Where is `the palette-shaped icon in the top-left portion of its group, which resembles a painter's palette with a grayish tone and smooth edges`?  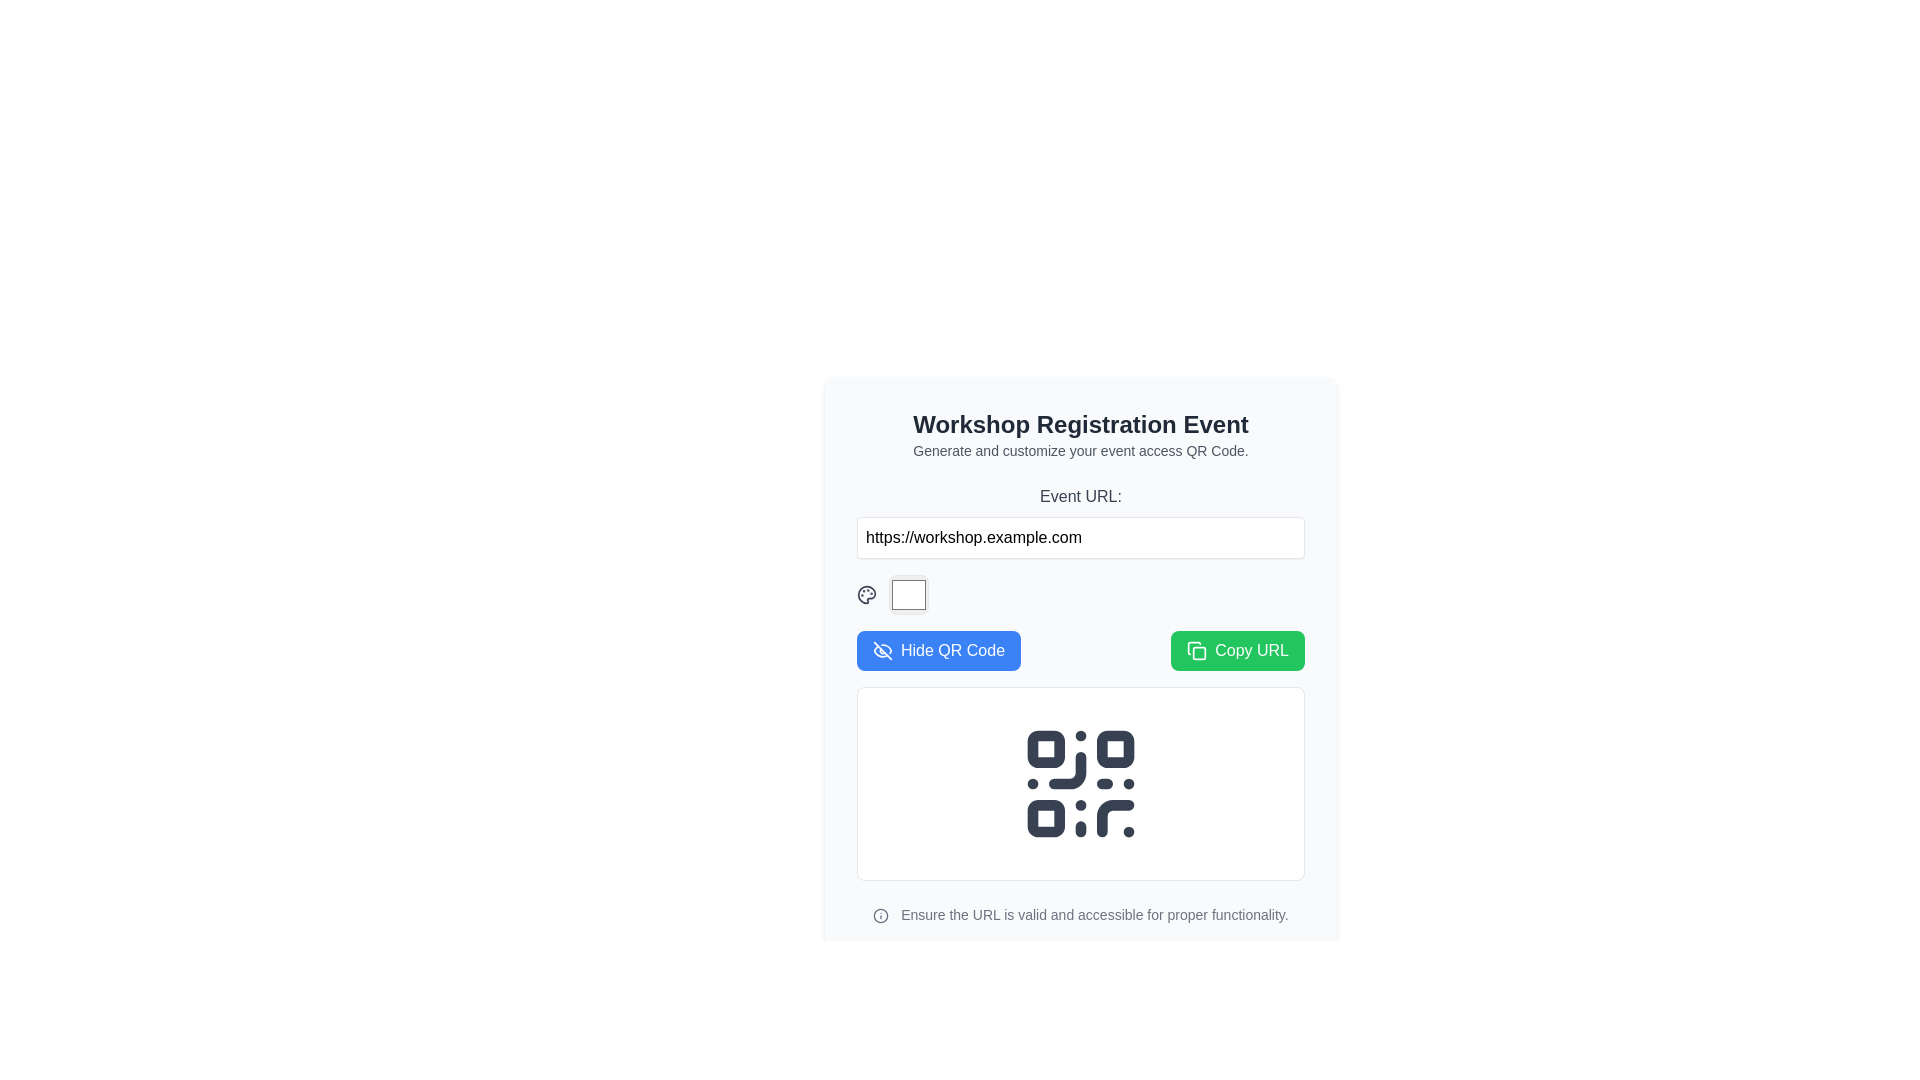 the palette-shaped icon in the top-left portion of its group, which resembles a painter's palette with a grayish tone and smooth edges is located at coordinates (867, 593).